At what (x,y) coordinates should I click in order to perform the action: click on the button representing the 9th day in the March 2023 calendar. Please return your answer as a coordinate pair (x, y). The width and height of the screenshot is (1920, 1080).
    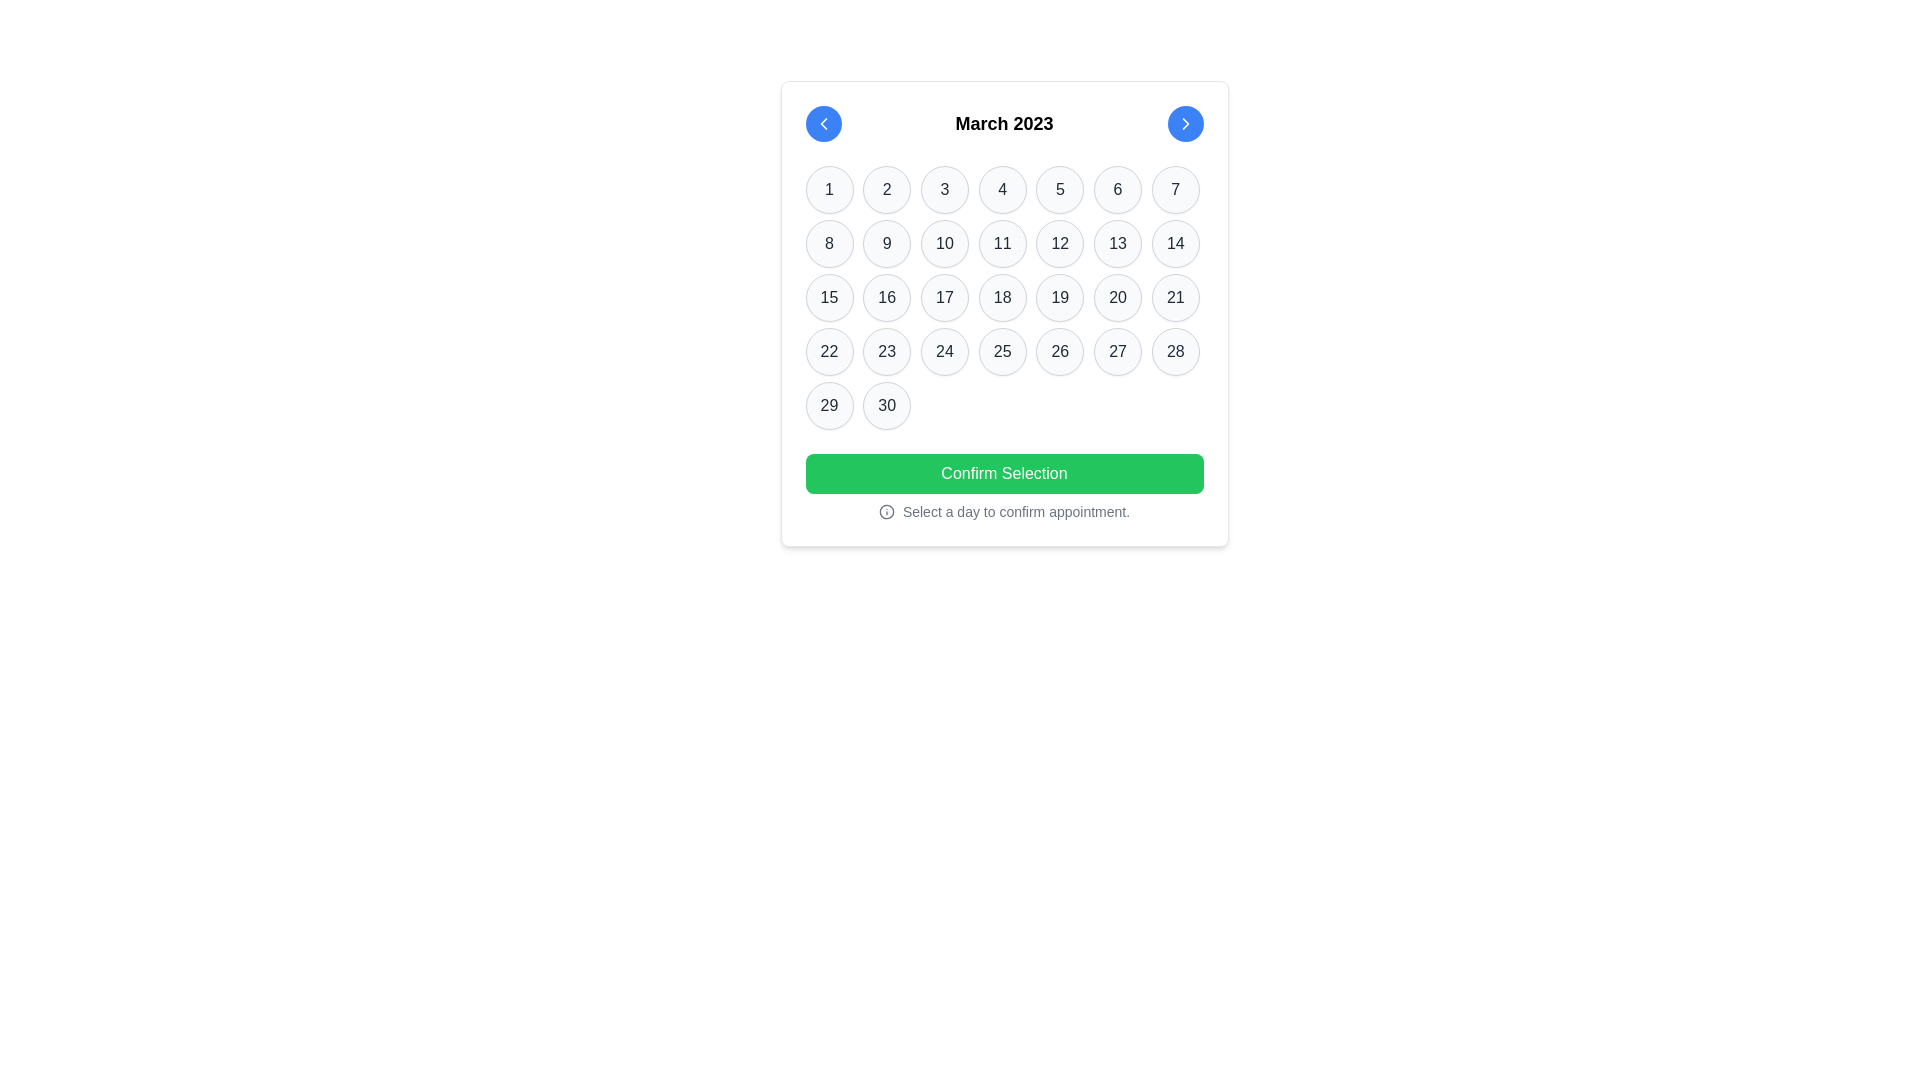
    Looking at the image, I should click on (886, 242).